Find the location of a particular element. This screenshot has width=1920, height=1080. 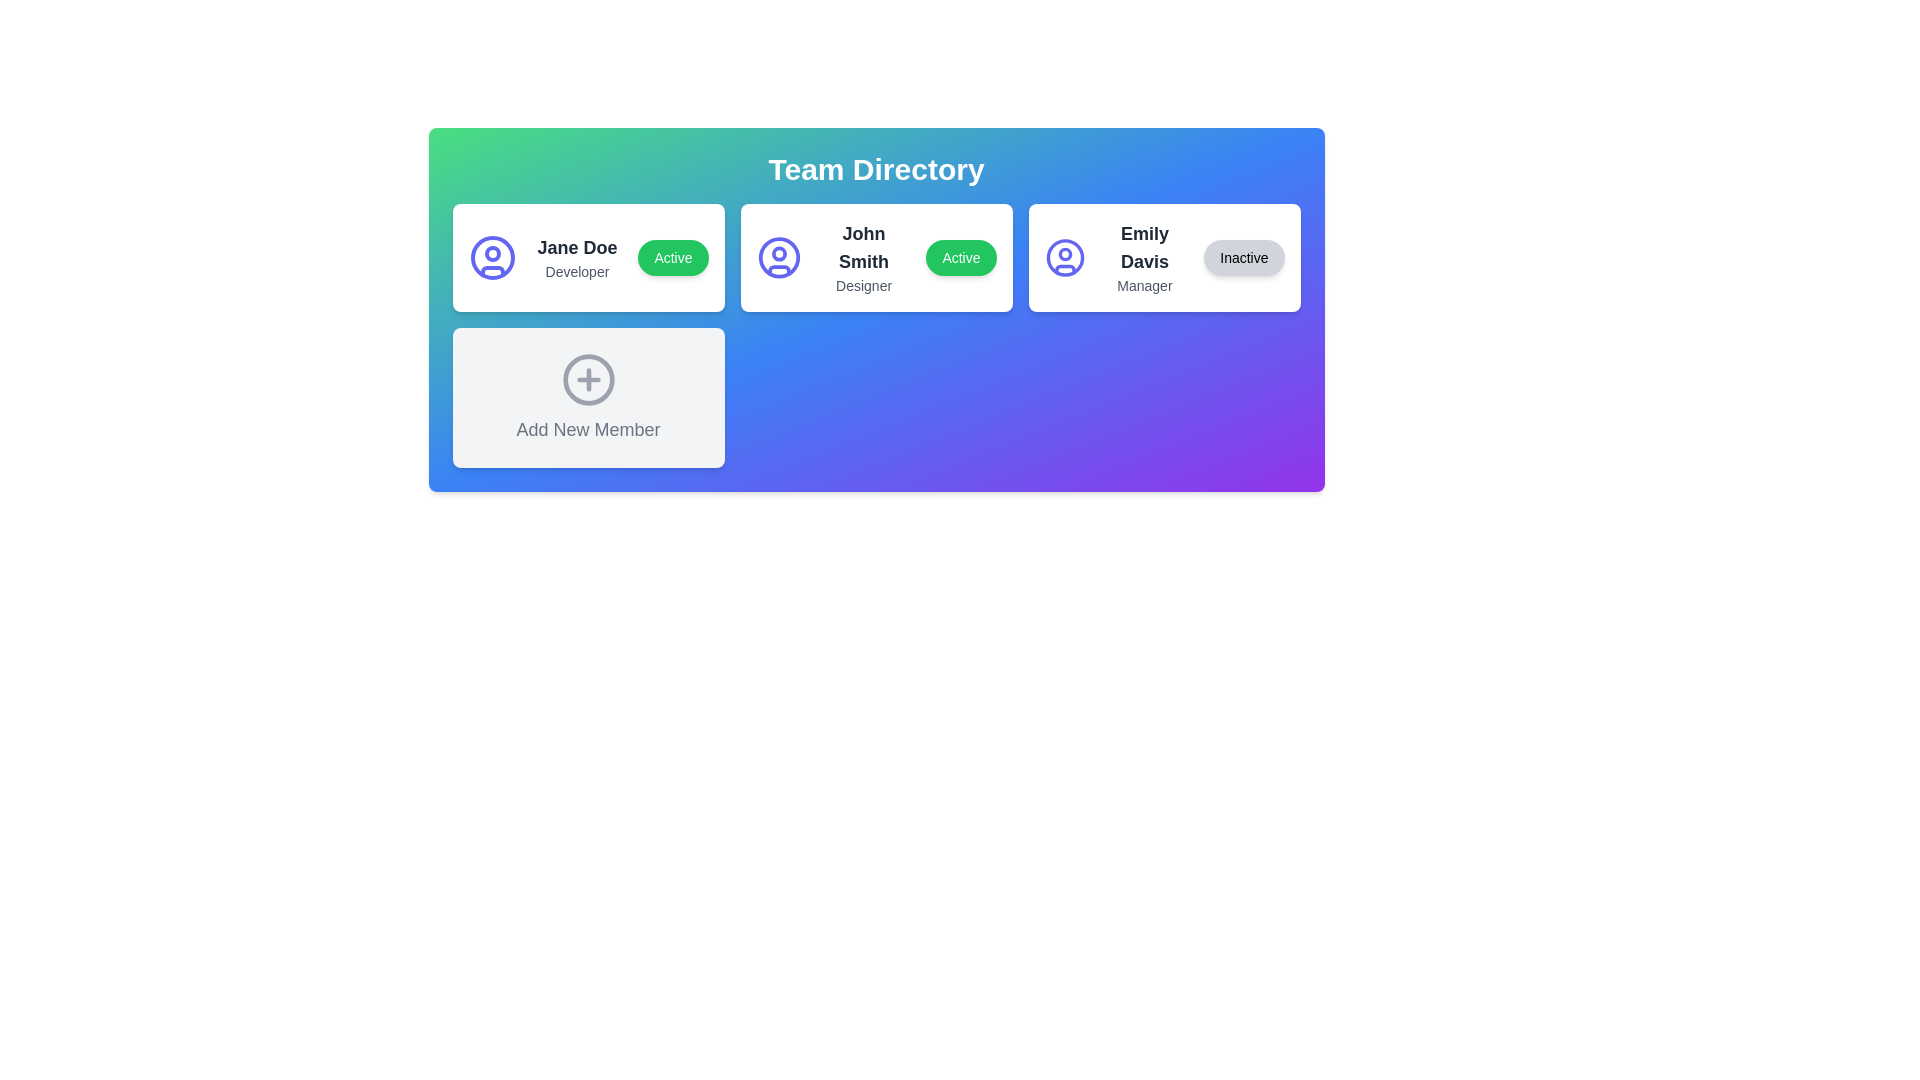

the red circular element within the user profile icon associated with 'Emily Davis' located at the top row of the interface is located at coordinates (1064, 253).